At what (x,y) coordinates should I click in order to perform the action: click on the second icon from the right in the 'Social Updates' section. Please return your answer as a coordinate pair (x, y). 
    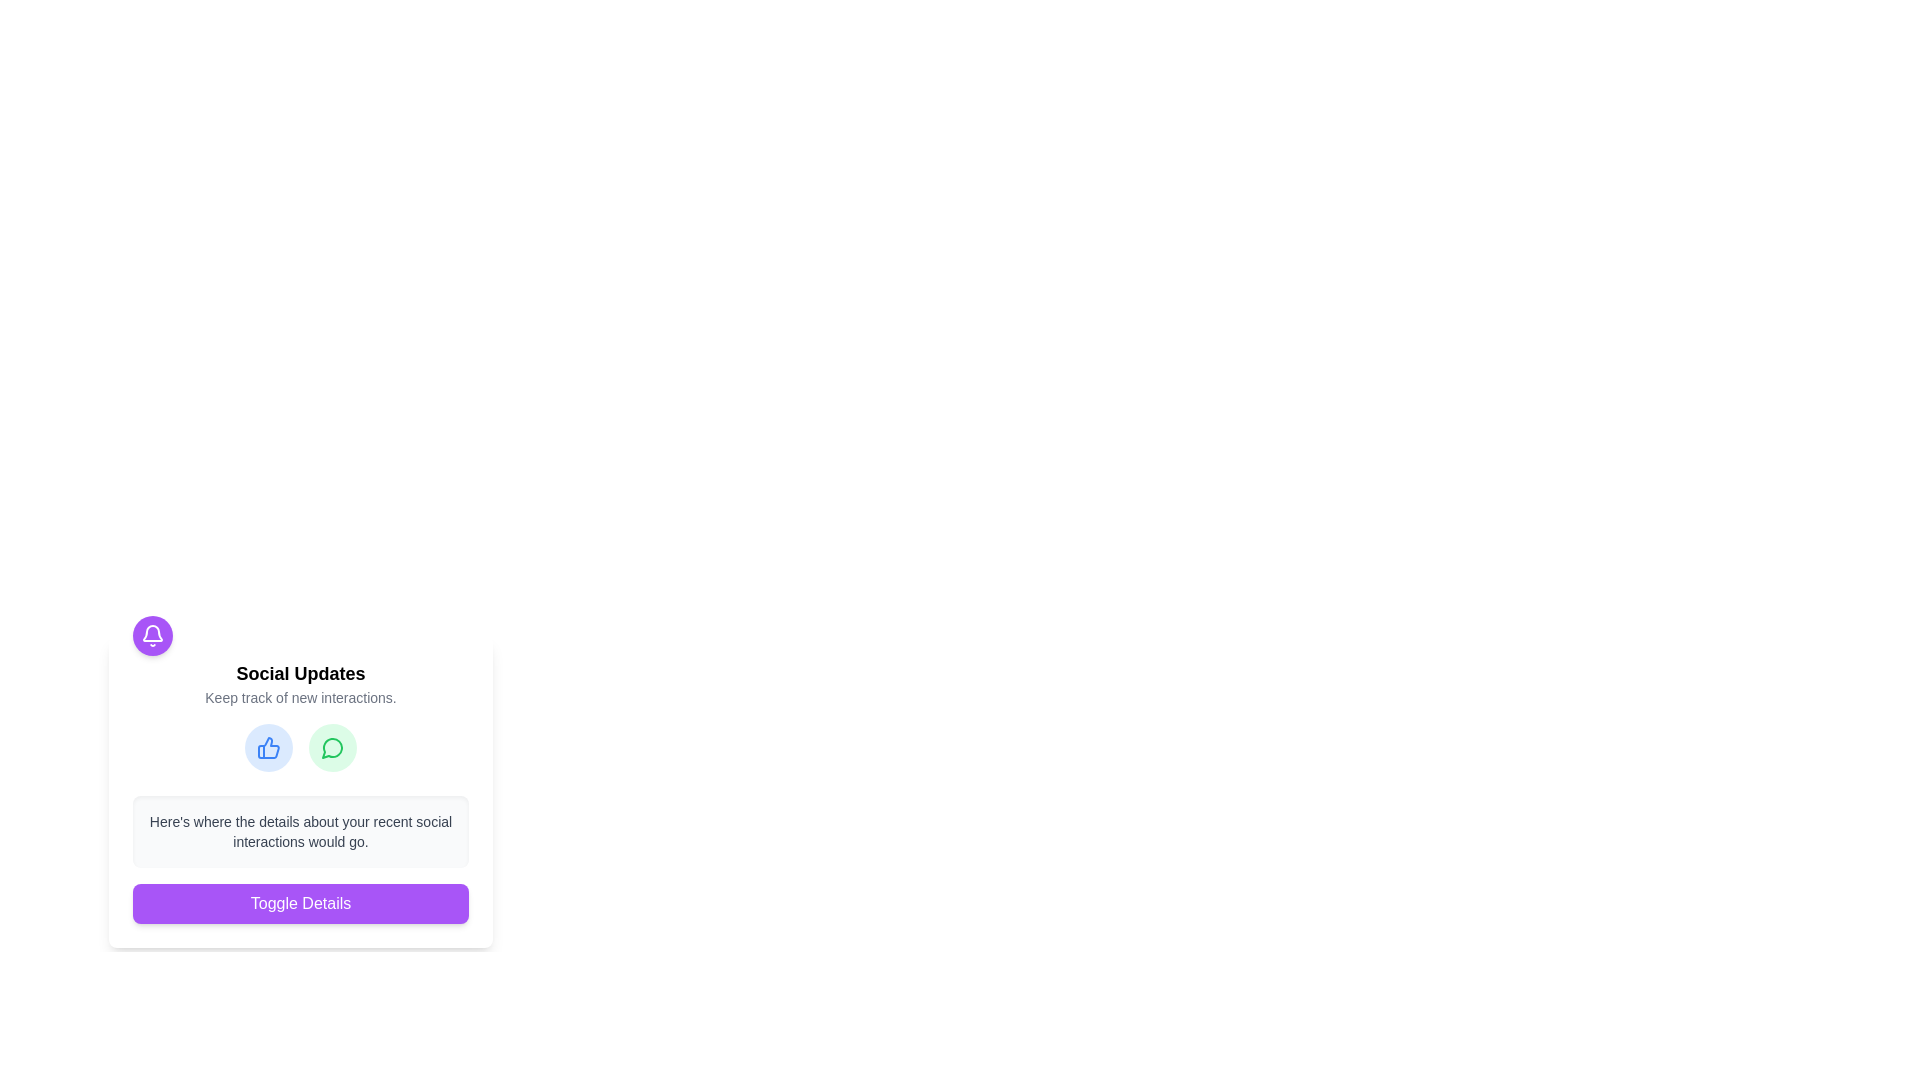
    Looking at the image, I should click on (332, 748).